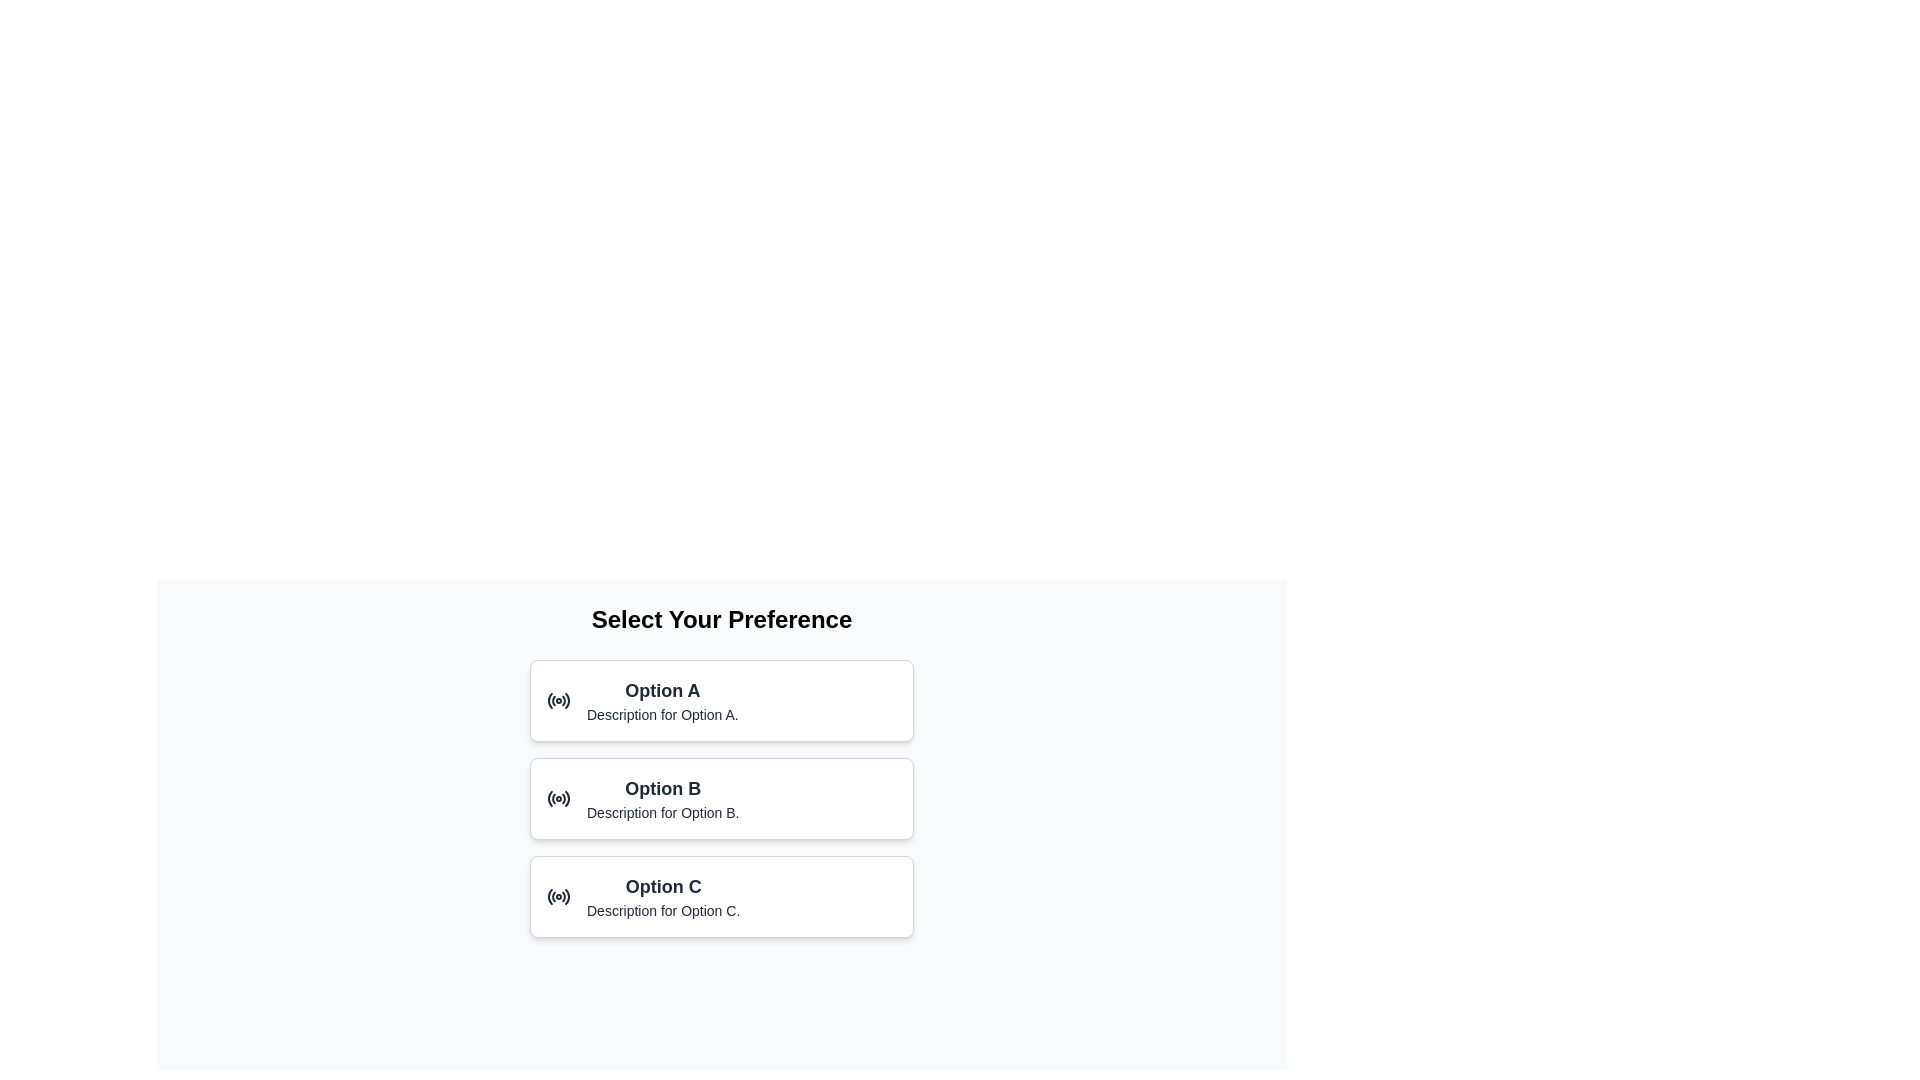 This screenshot has height=1080, width=1920. What do you see at coordinates (662, 689) in the screenshot?
I see `the Text Label that serves as a title for the first card in a vertical list of options, located at the top-center of the card` at bounding box center [662, 689].